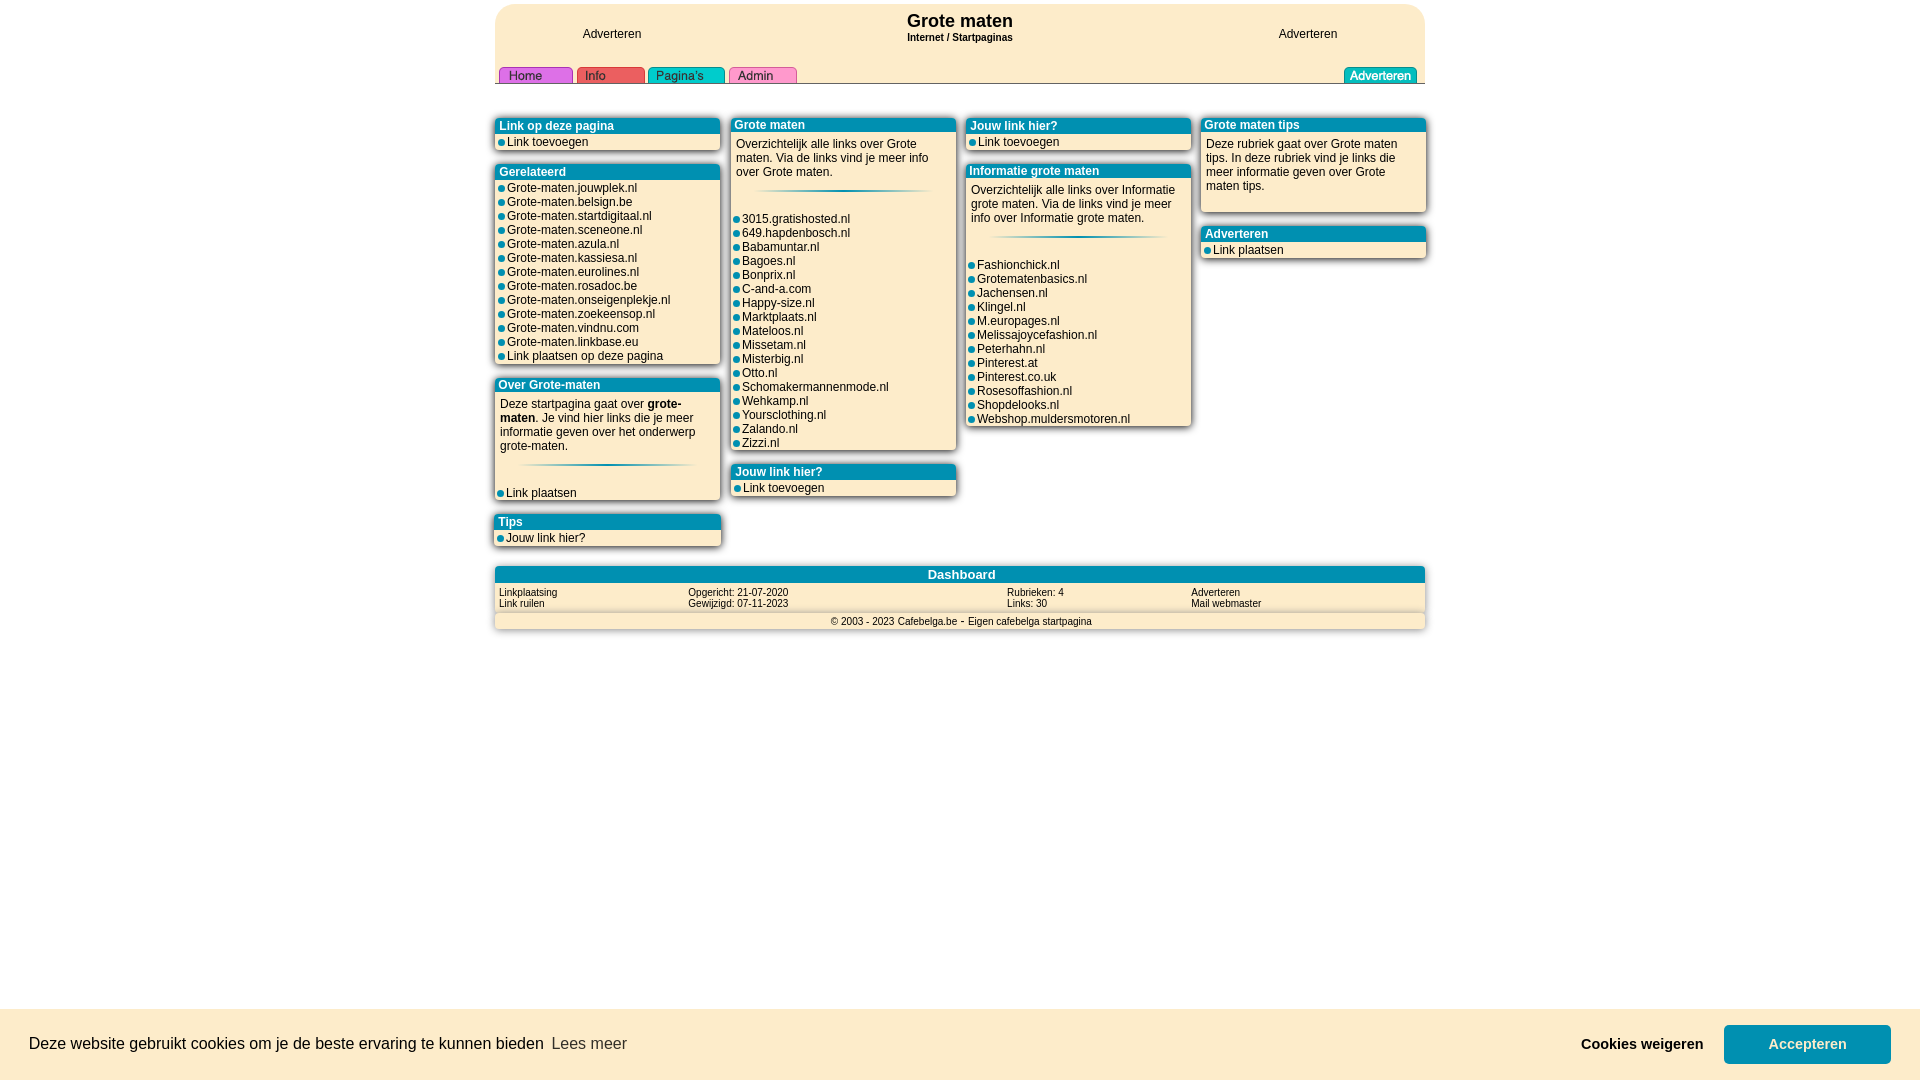  I want to click on 'Missetam.nl', so click(772, 343).